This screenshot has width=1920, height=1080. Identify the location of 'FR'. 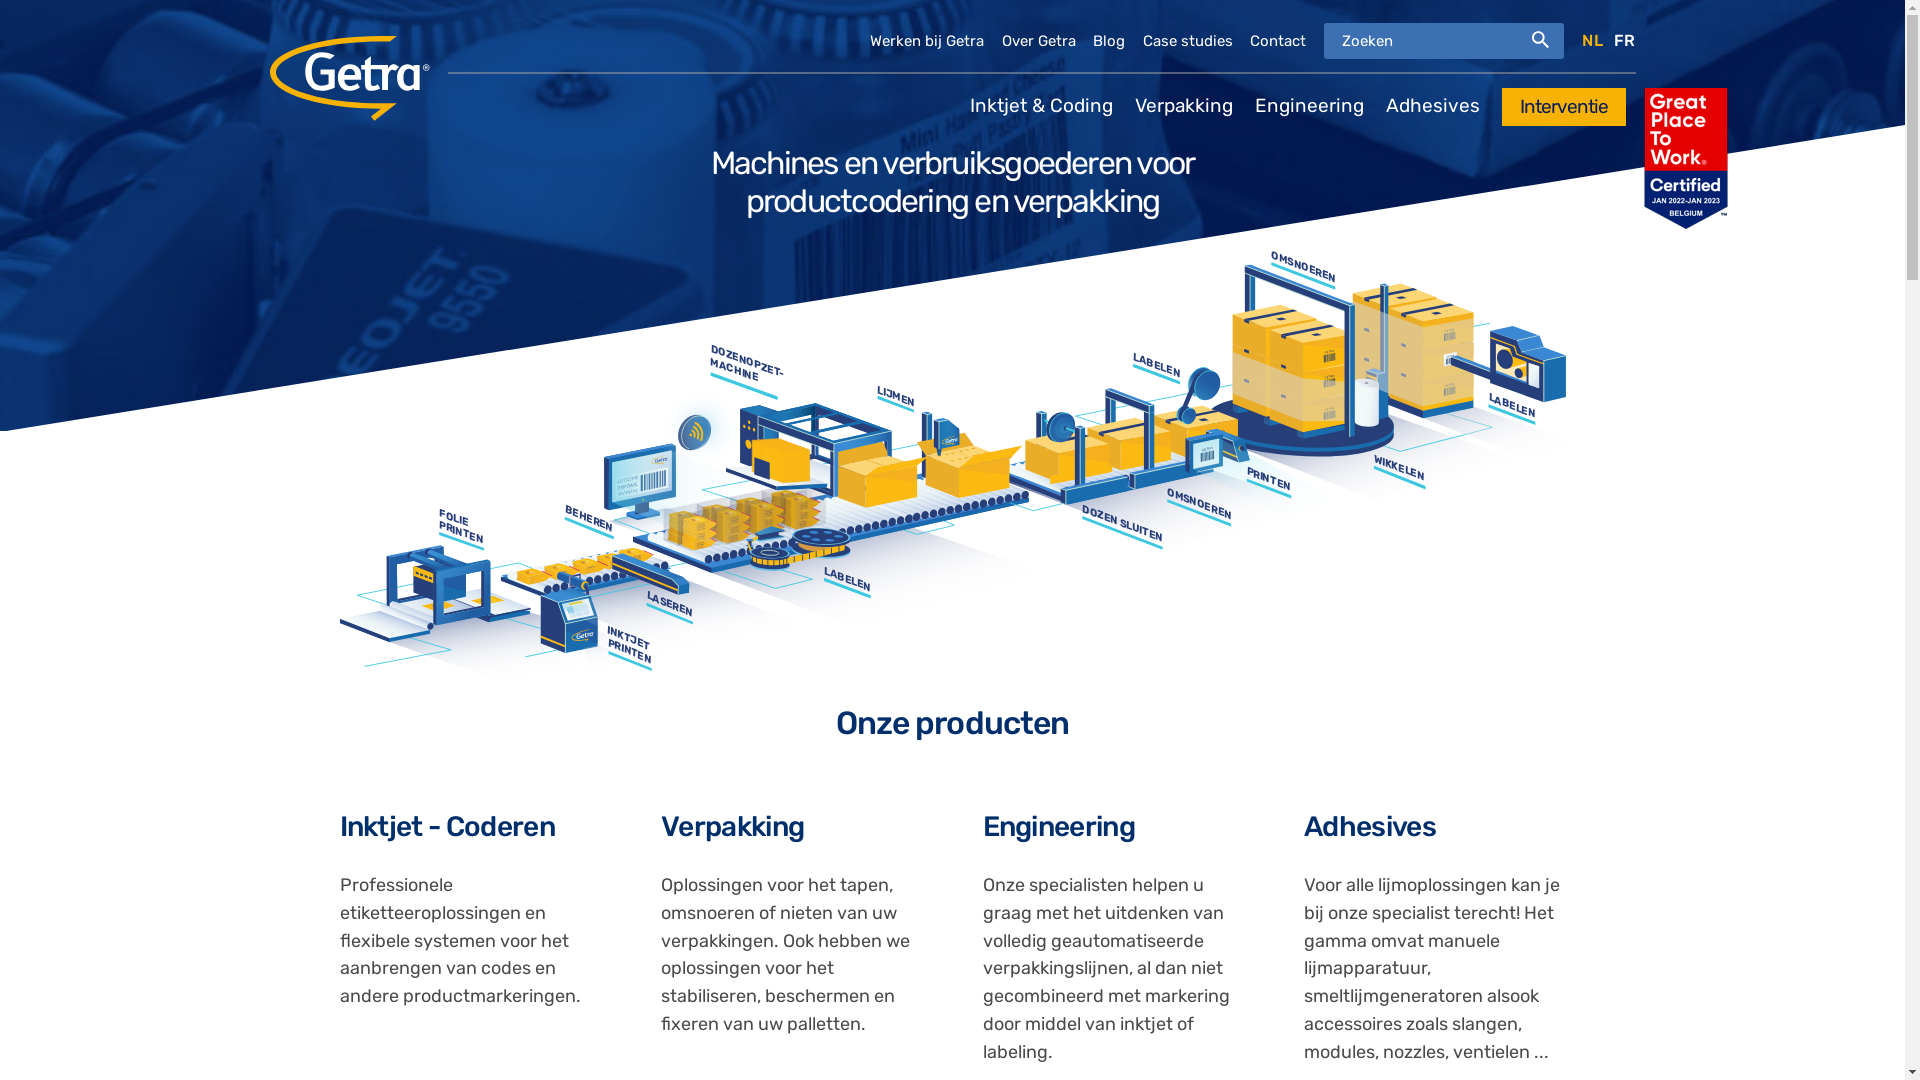
(1613, 40).